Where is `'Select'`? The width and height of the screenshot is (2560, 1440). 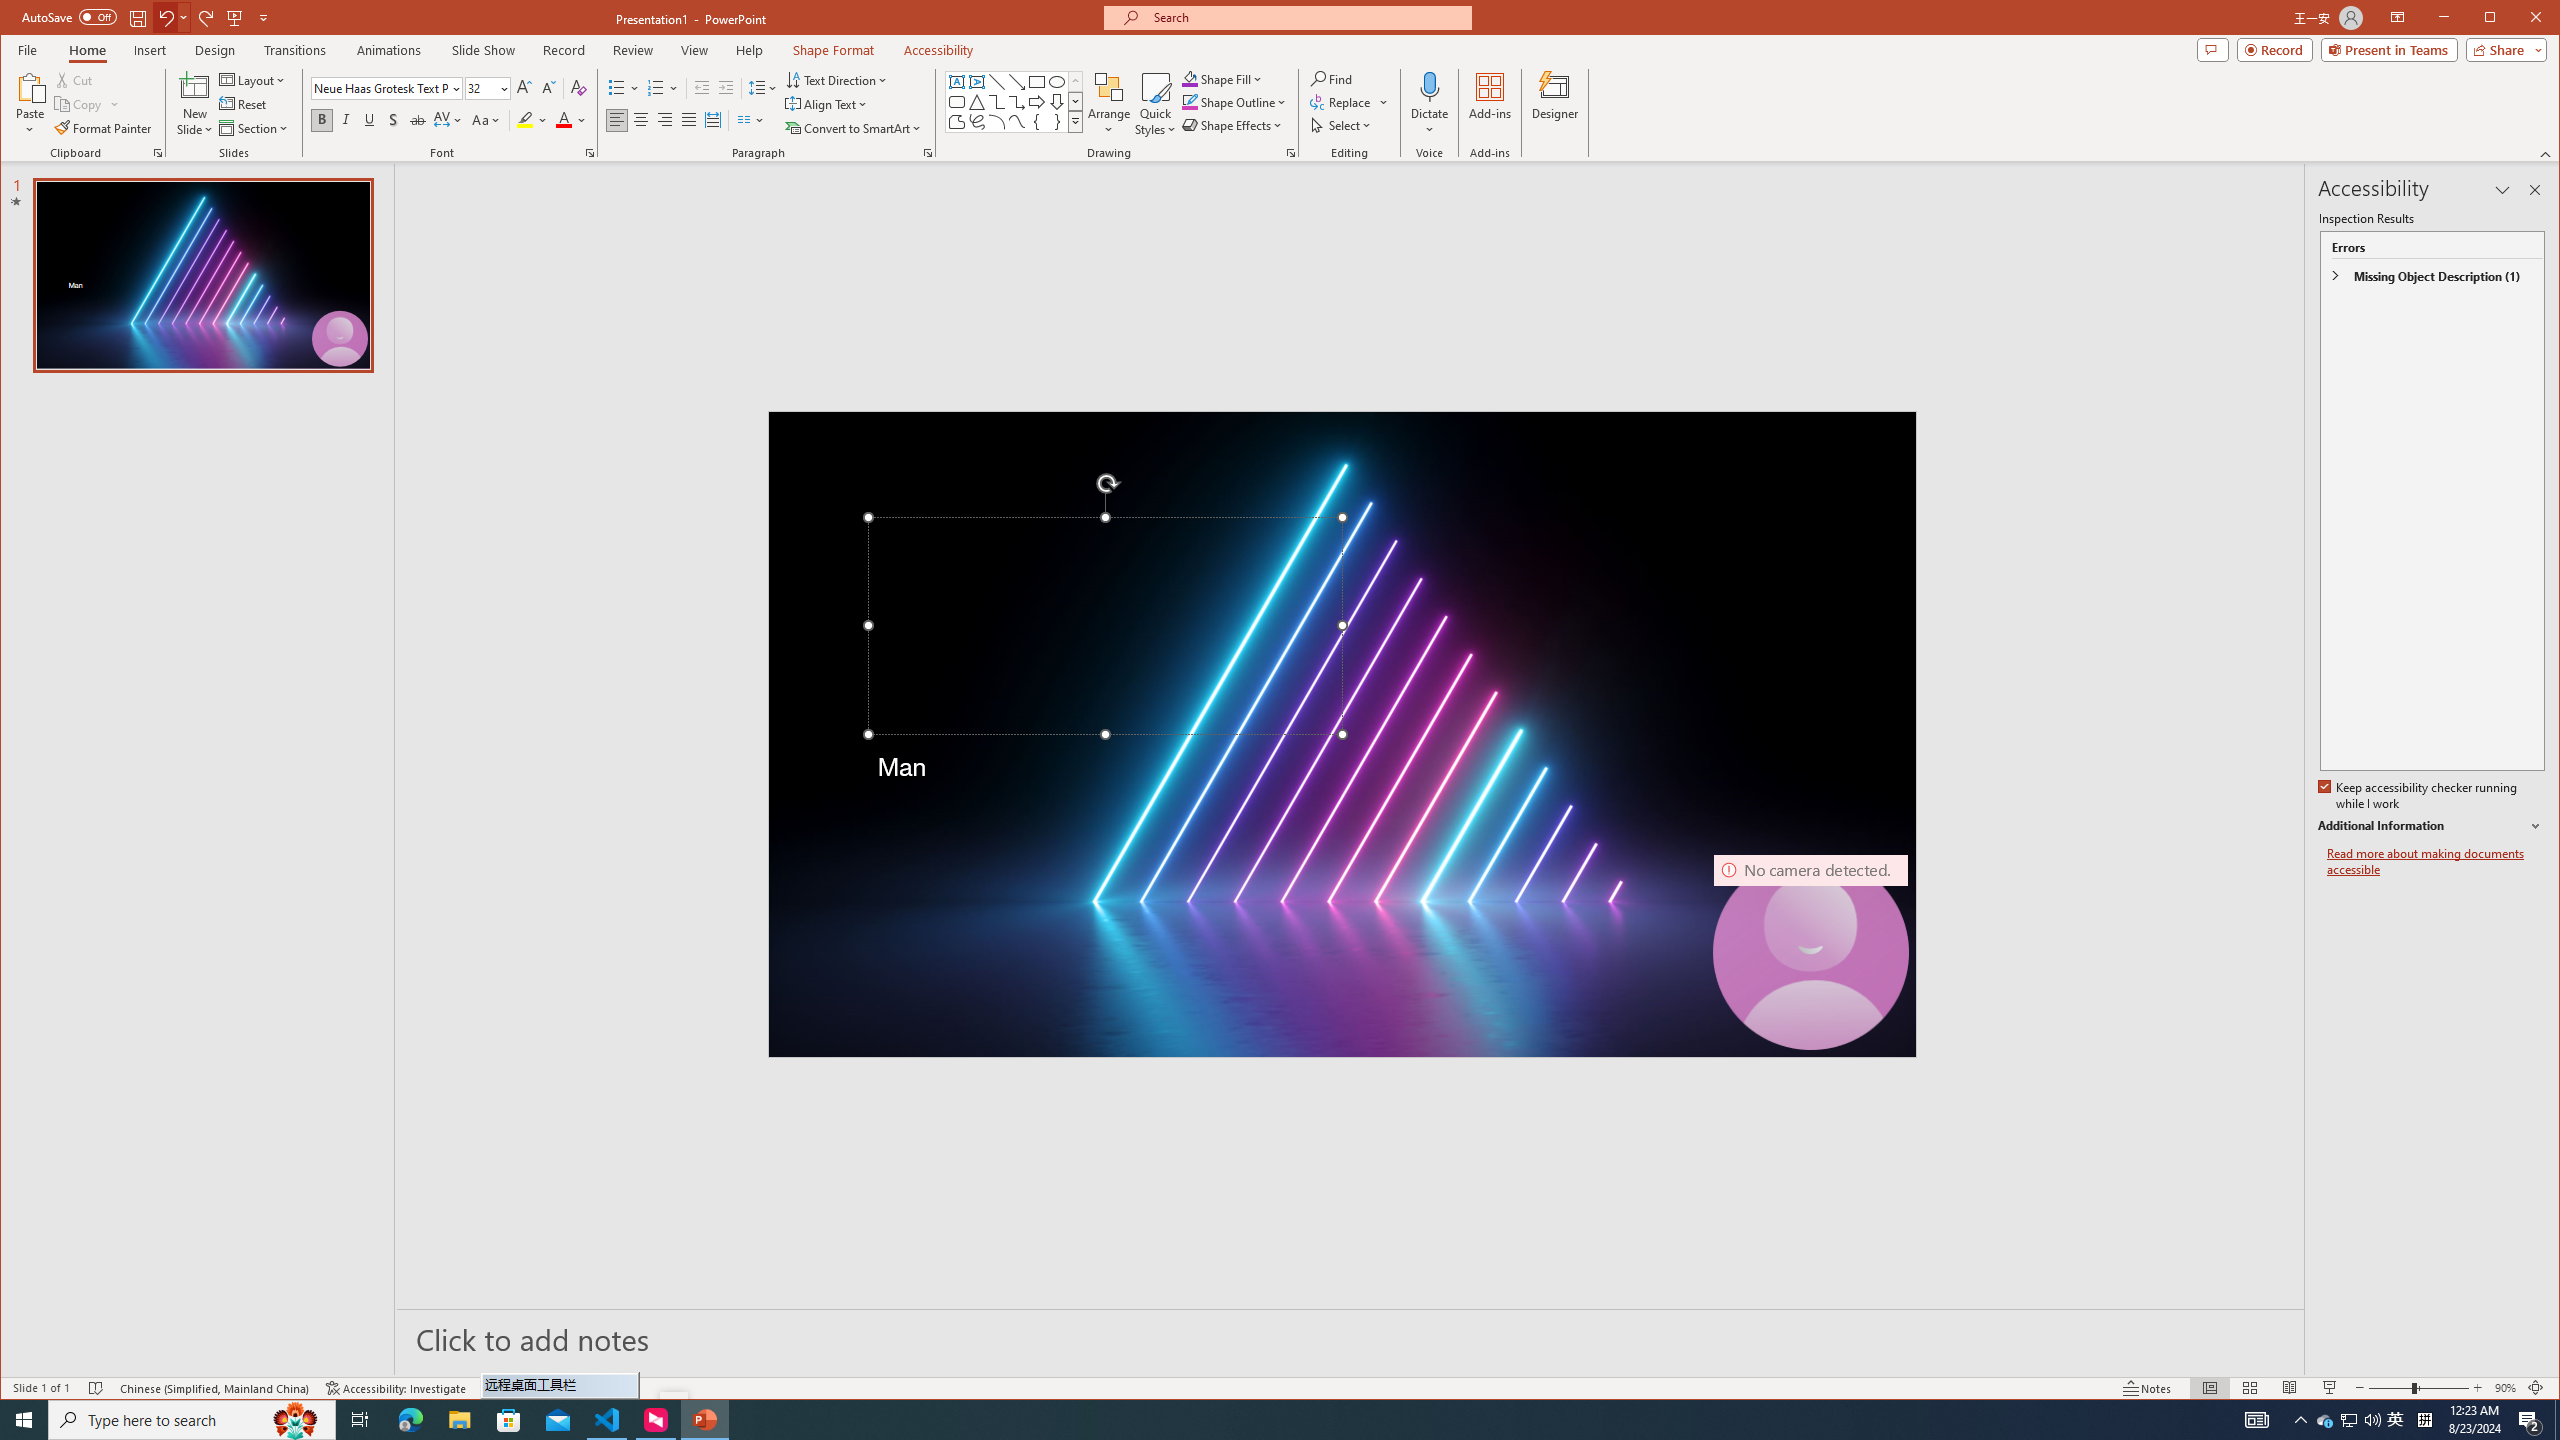
'Select' is located at coordinates (1341, 125).